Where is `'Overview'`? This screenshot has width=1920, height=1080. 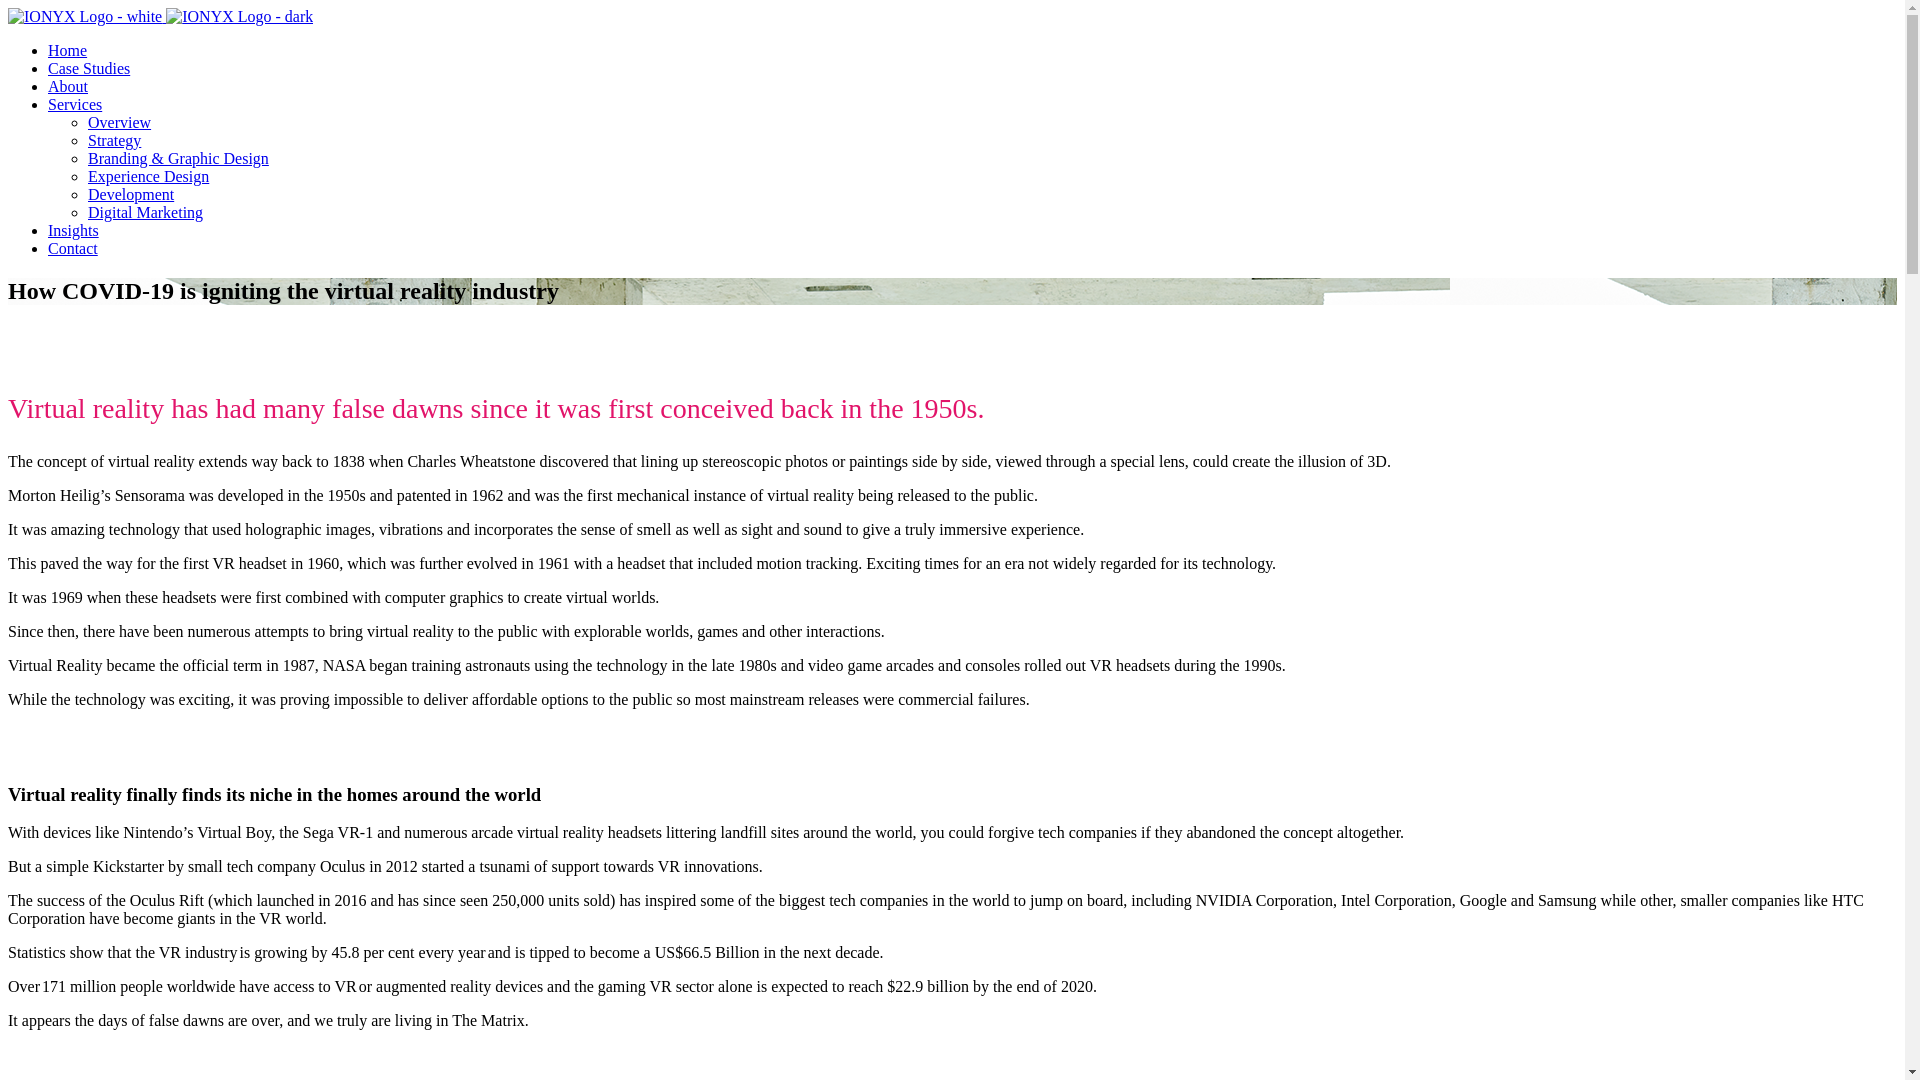 'Overview' is located at coordinates (118, 122).